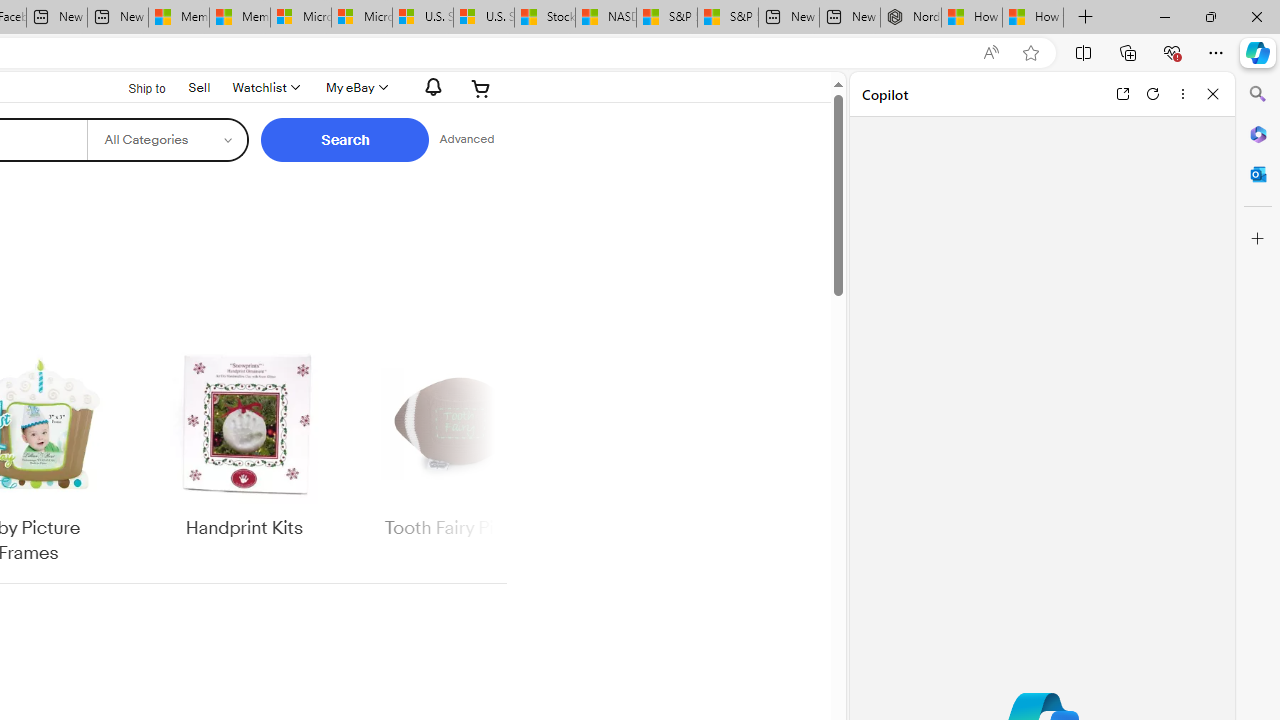 The image size is (1280, 720). I want to click on 'Watchlist', so click(263, 87).